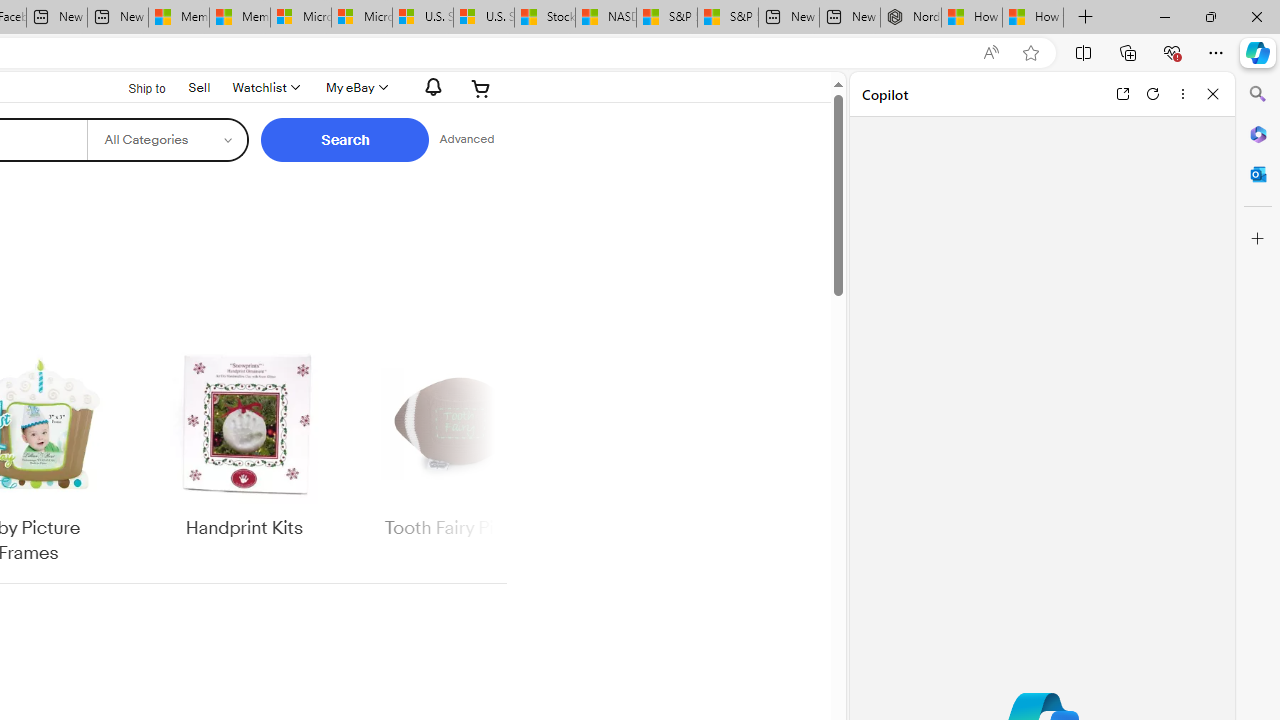 The image size is (1280, 720). I want to click on 'Watchlist', so click(263, 87).